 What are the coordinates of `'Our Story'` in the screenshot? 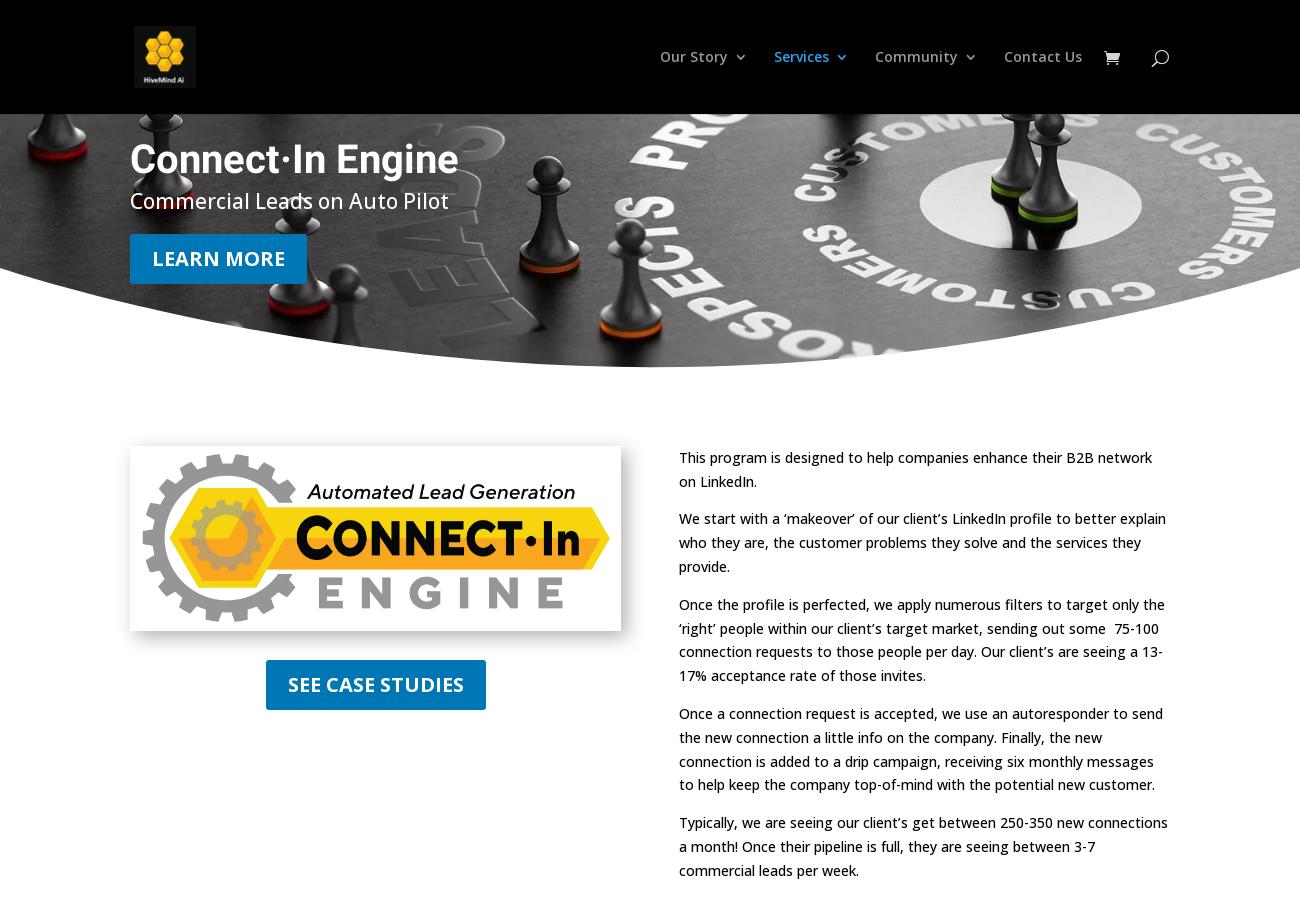 It's located at (692, 55).